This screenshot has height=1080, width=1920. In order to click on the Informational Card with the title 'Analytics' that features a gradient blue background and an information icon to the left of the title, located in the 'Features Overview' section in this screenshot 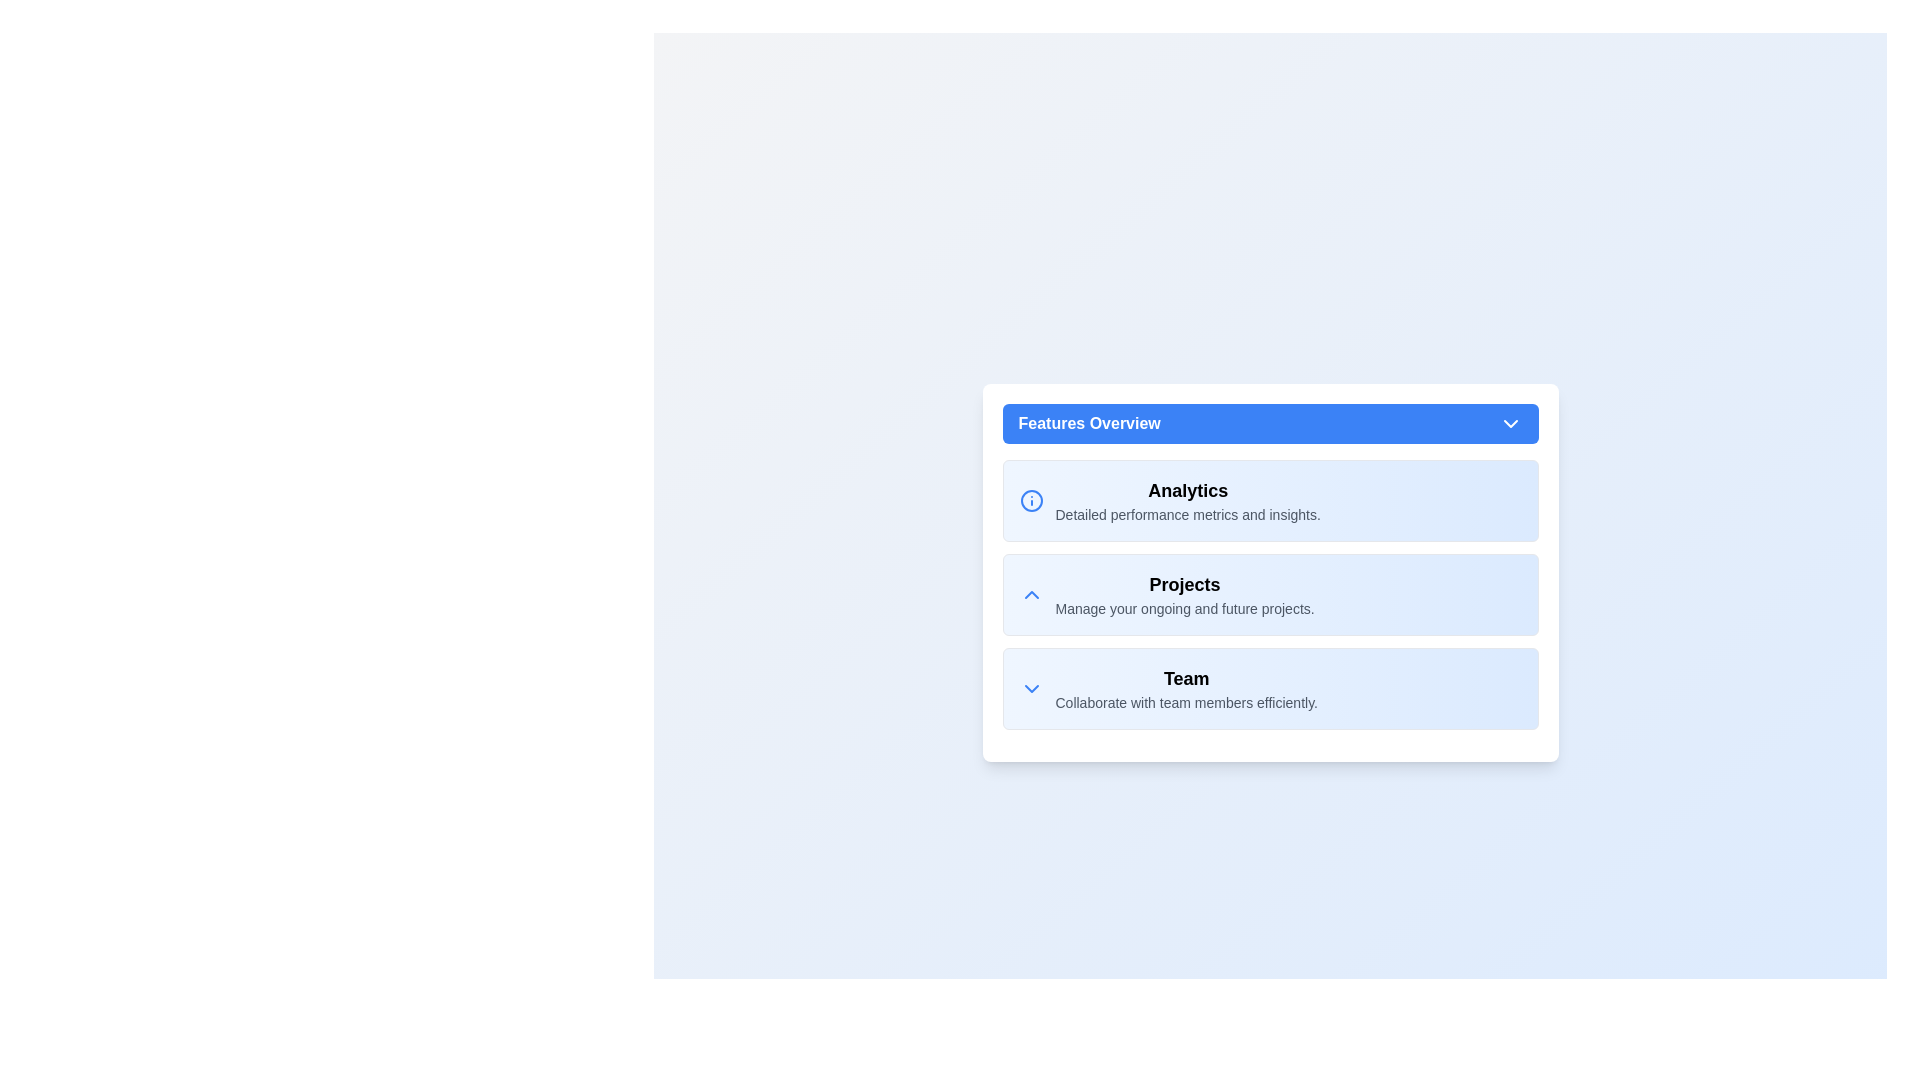, I will do `click(1269, 500)`.